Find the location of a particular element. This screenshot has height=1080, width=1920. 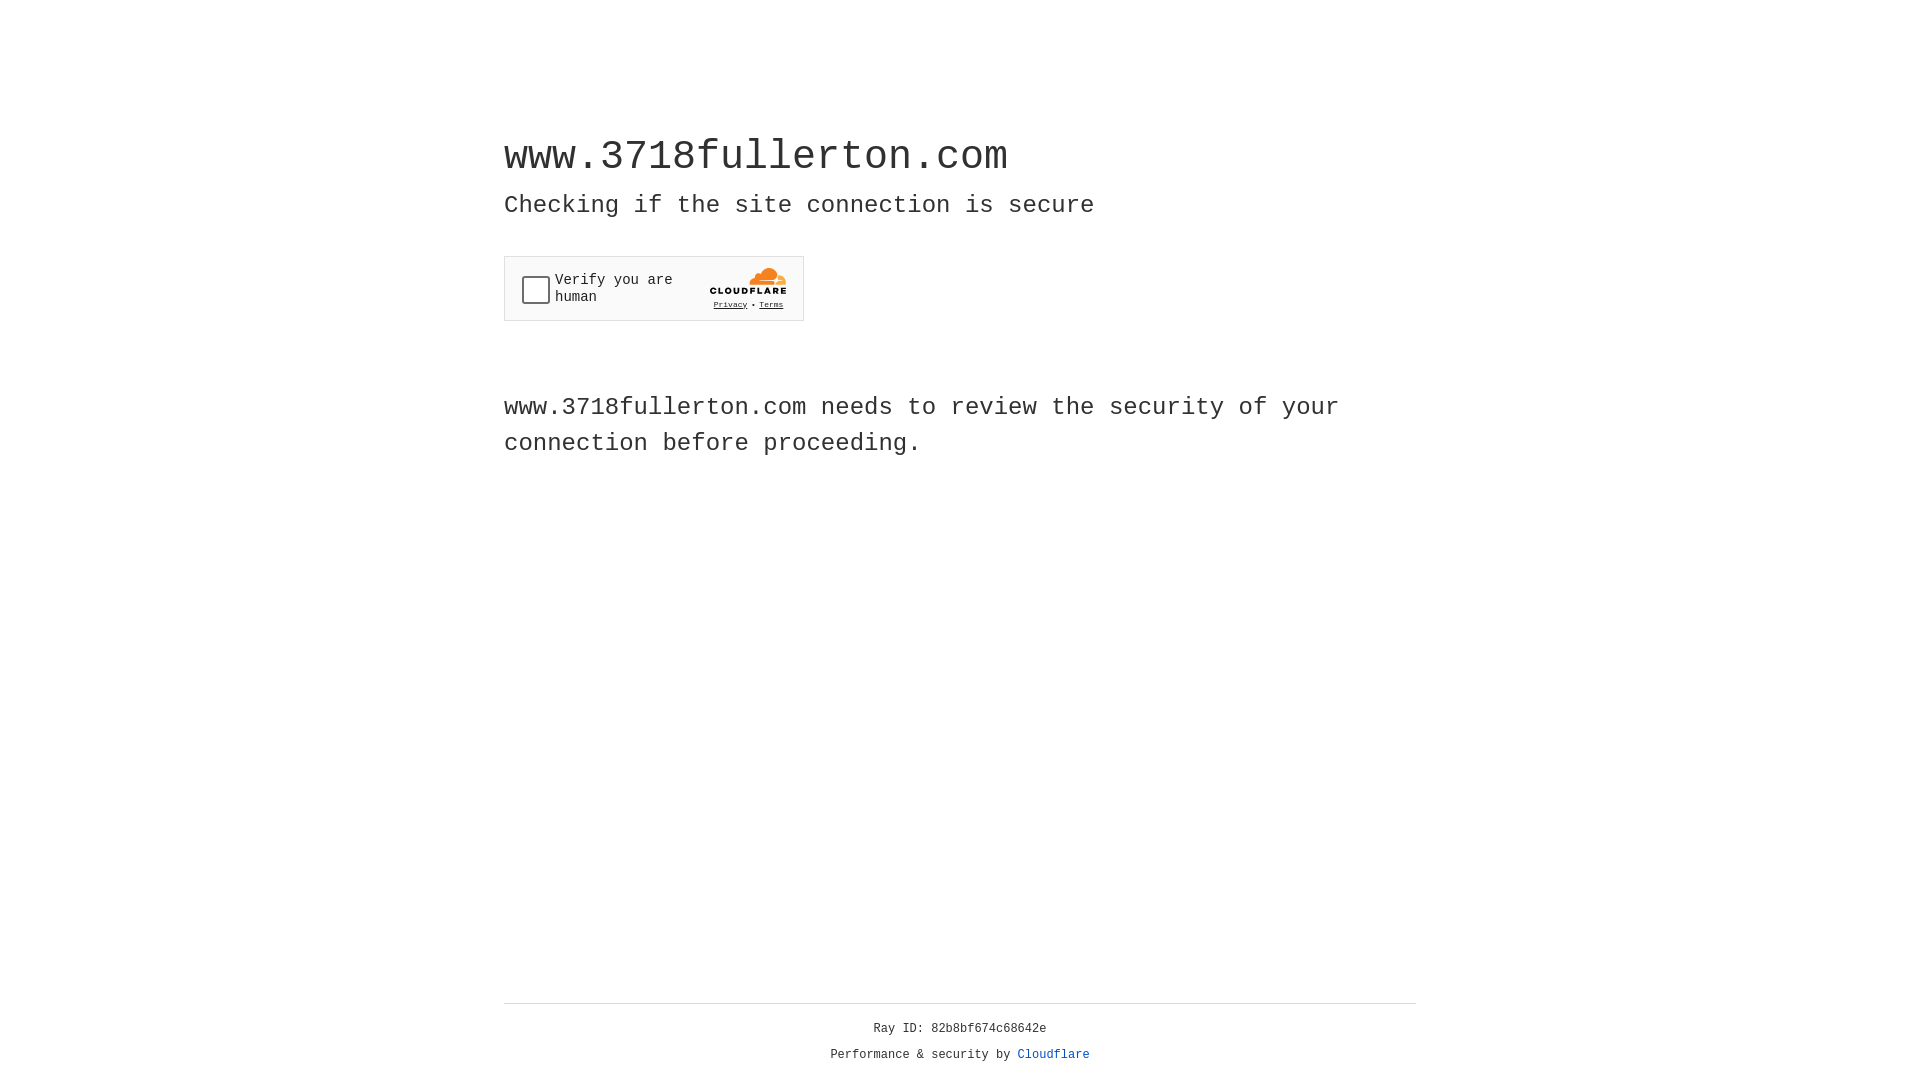

'Cloudflare' is located at coordinates (1053, 1054).